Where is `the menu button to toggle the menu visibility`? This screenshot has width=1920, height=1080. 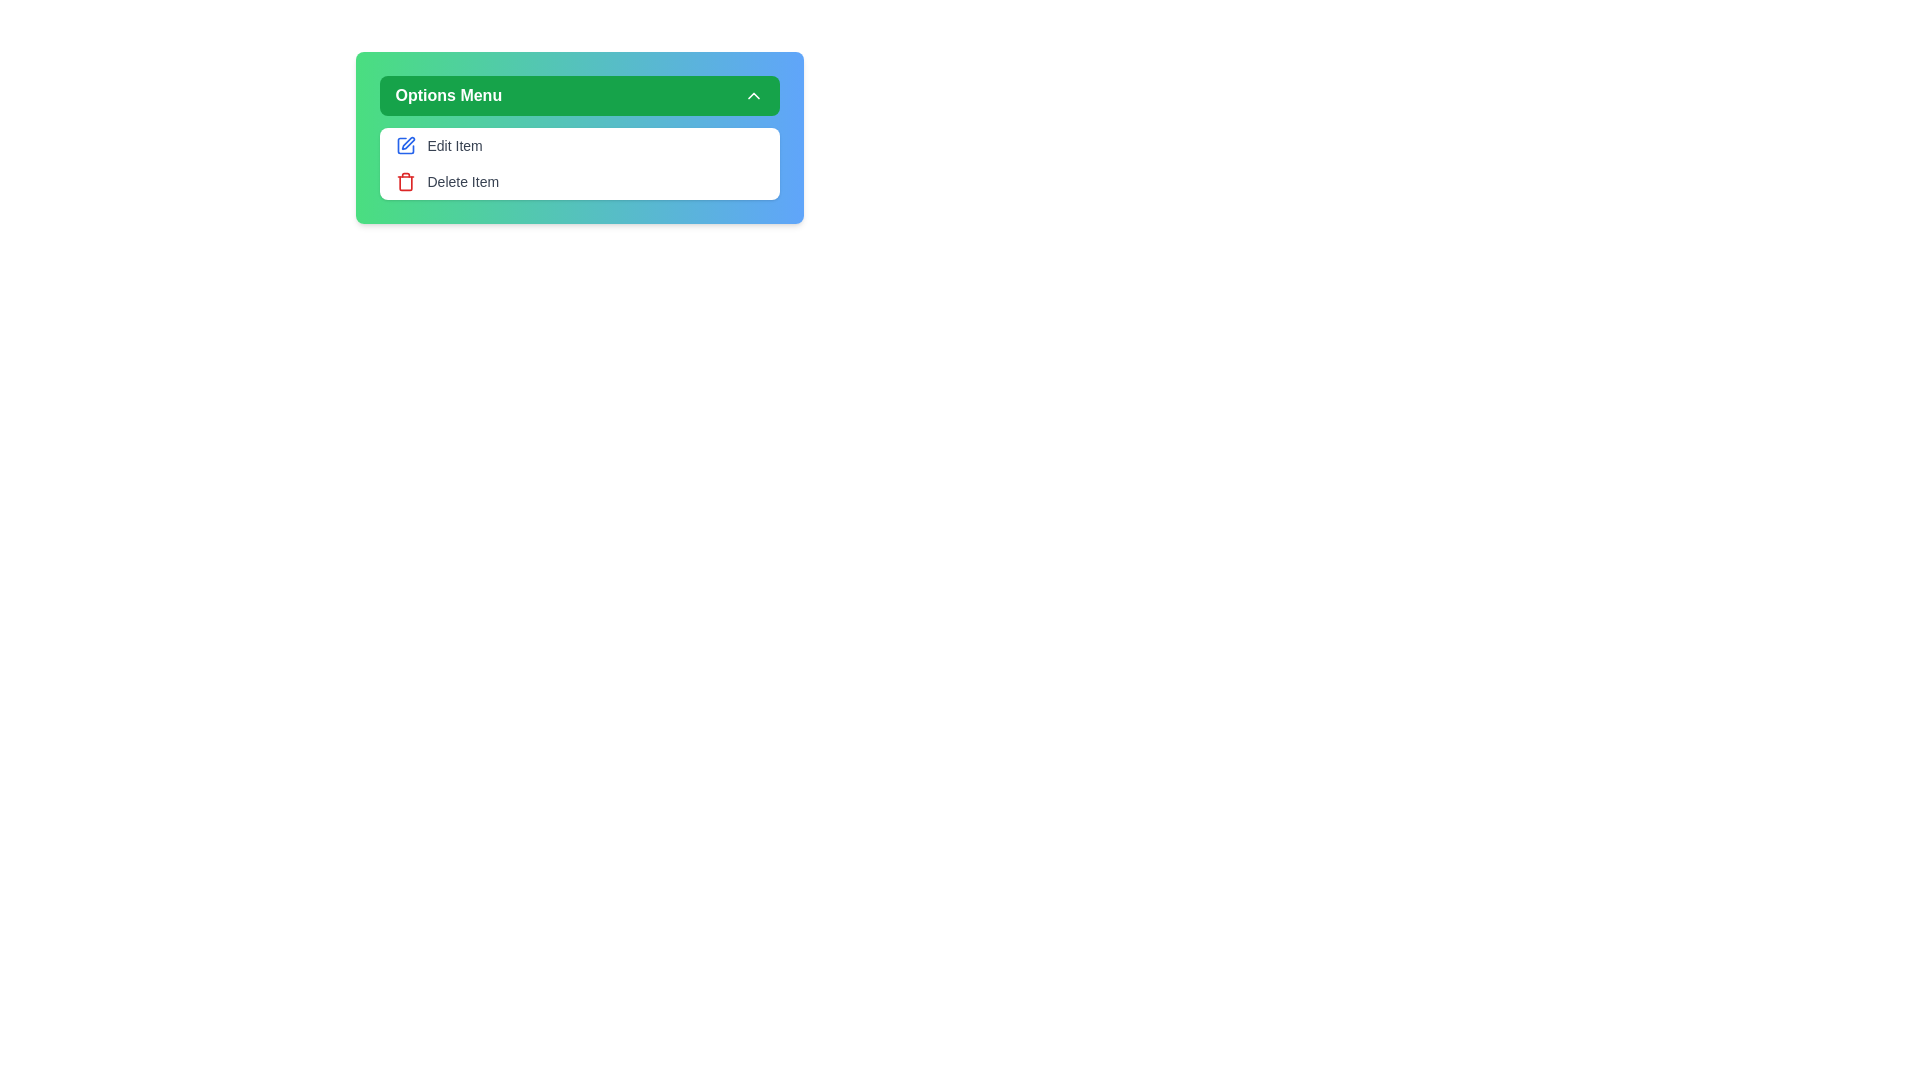 the menu button to toggle the menu visibility is located at coordinates (578, 96).